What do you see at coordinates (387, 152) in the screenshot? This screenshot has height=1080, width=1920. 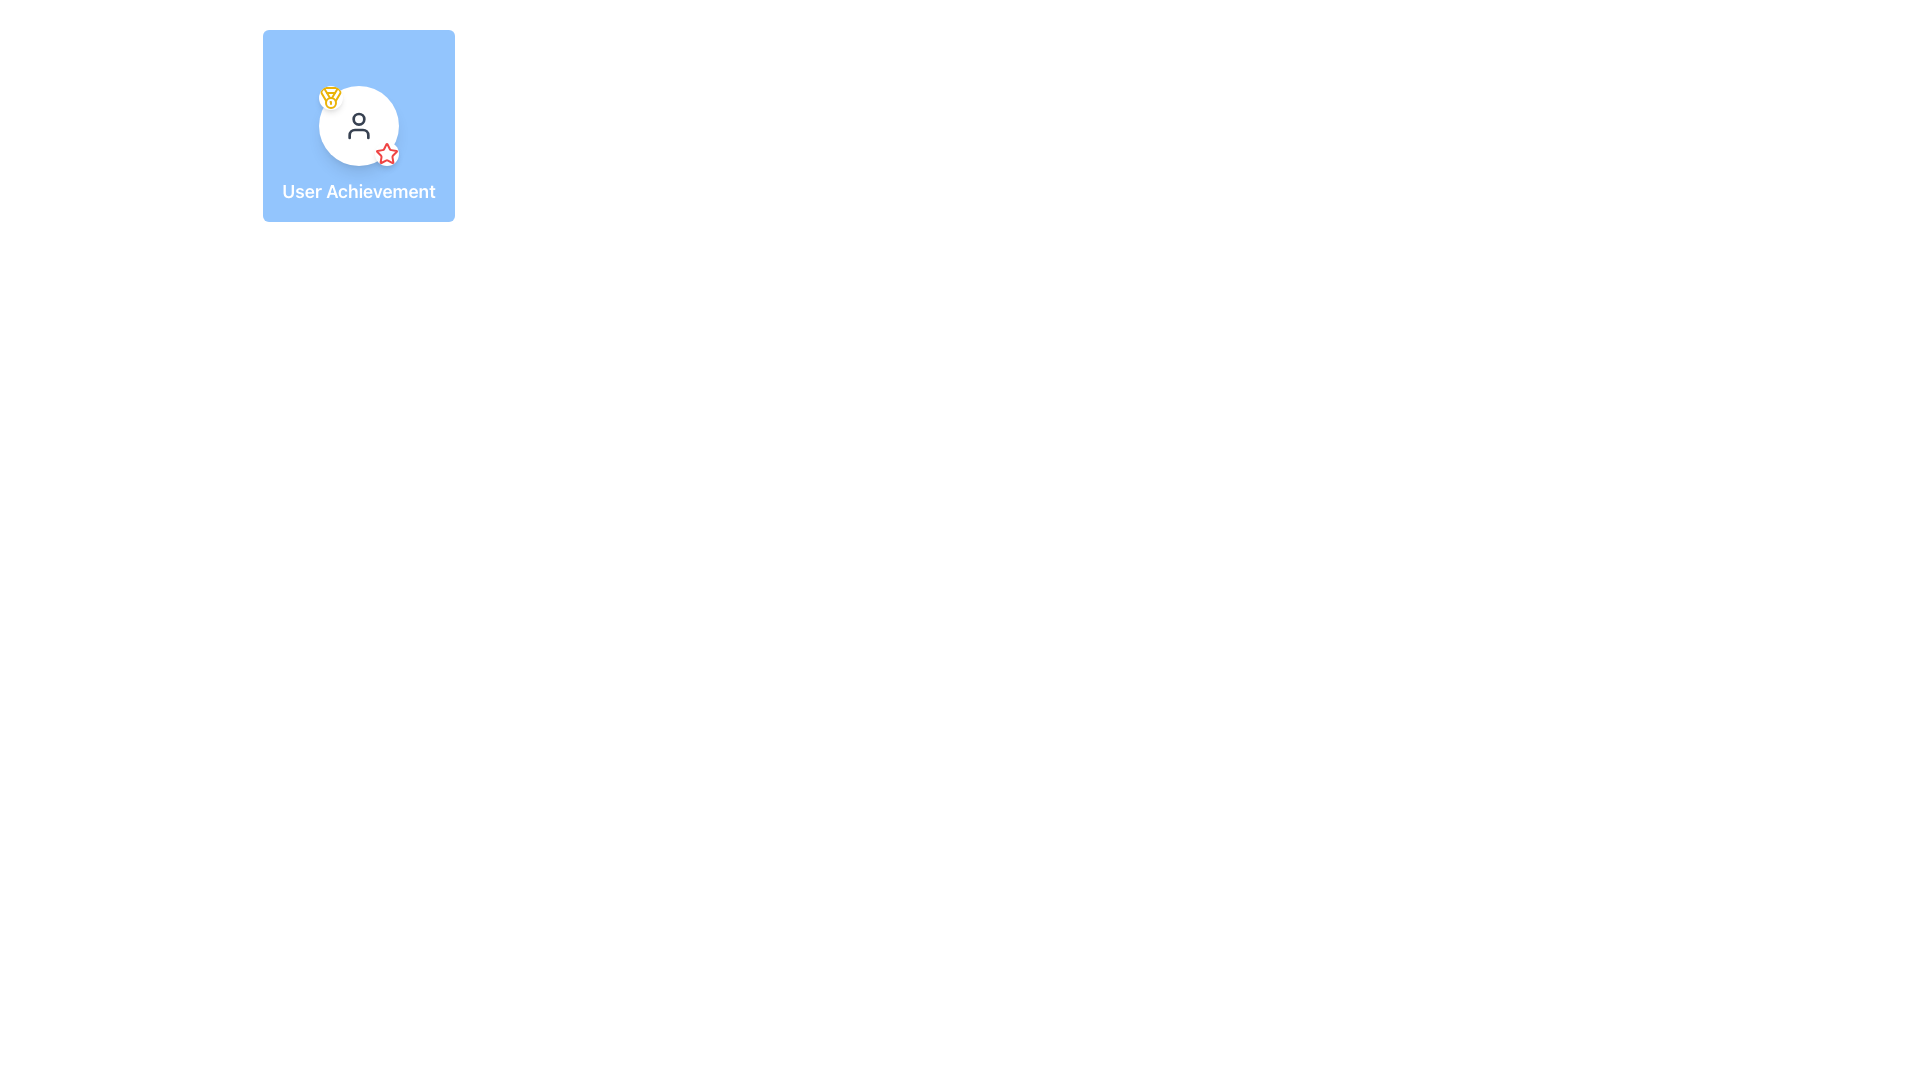 I see `the status of the star-shaped icon located within the circular badge at the bottom-right corner of the user profile card` at bounding box center [387, 152].